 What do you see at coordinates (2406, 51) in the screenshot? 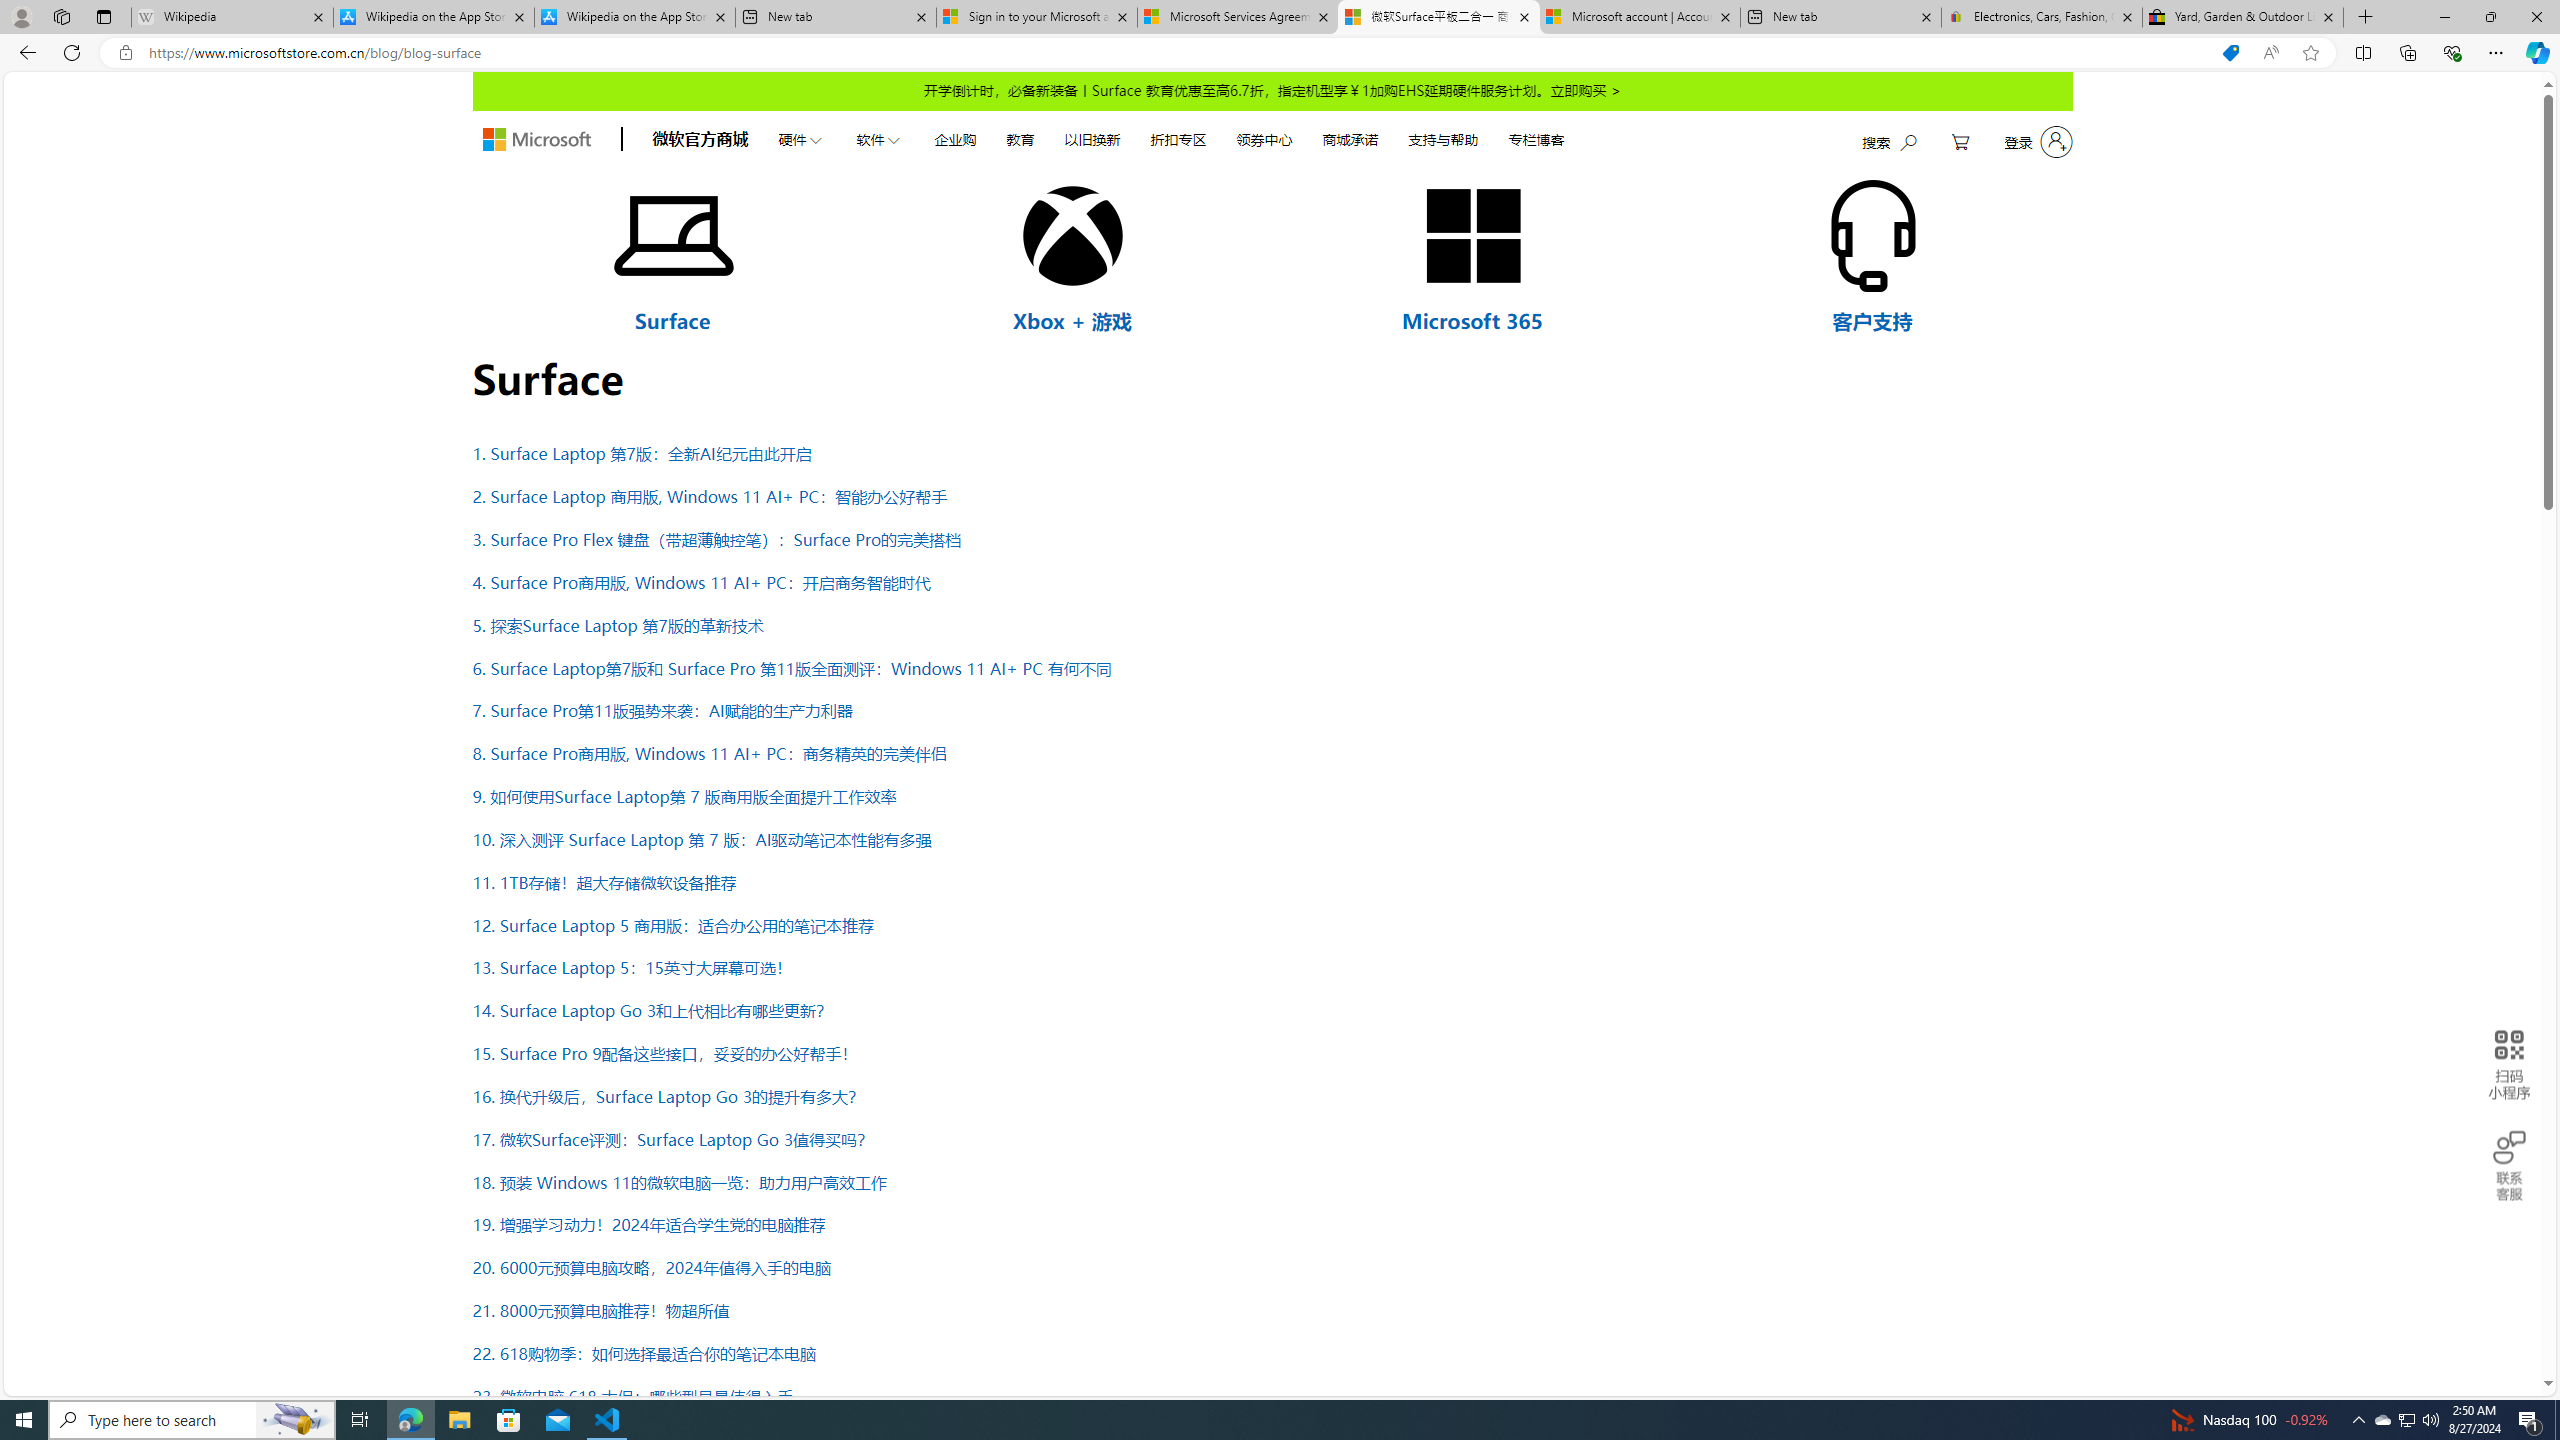
I see `'Collections'` at bounding box center [2406, 51].